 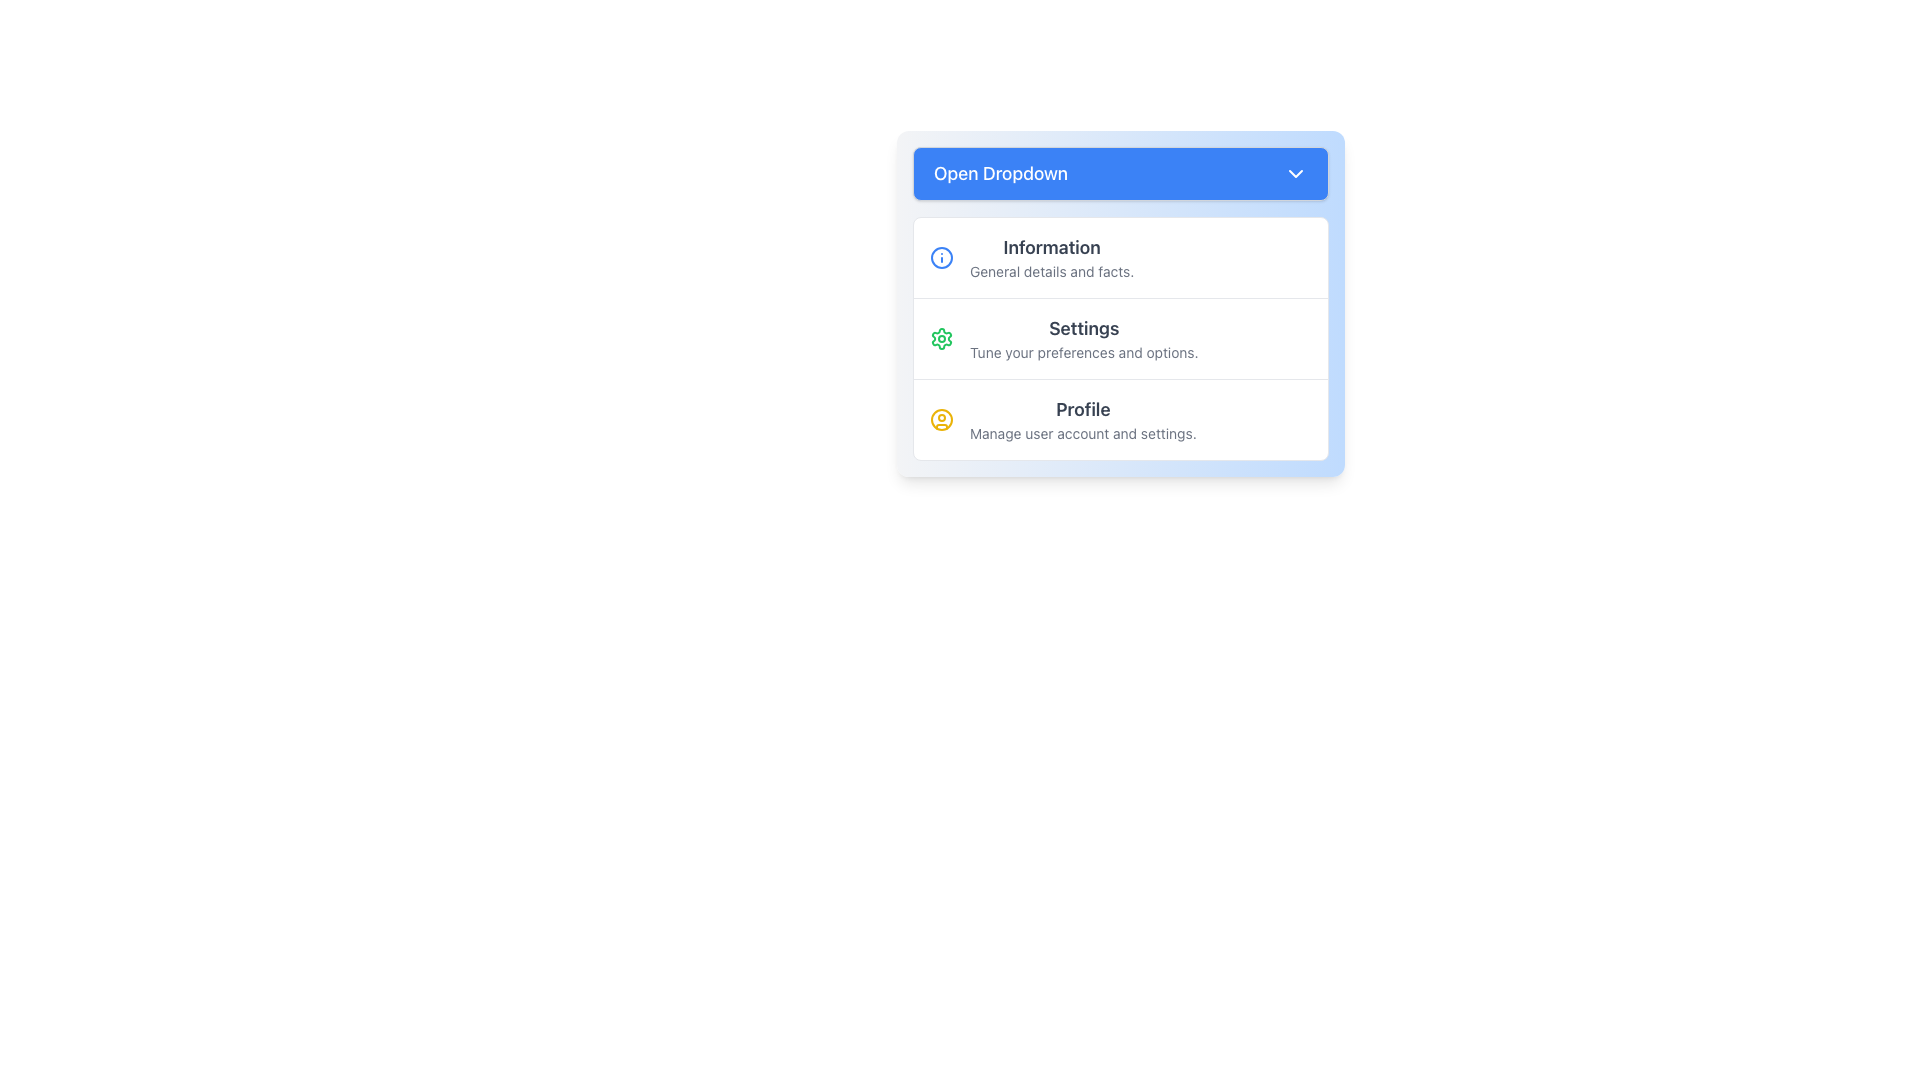 What do you see at coordinates (1051, 272) in the screenshot?
I see `the text label reading 'General details and facts.' which is located directly below the 'Information' header in the dropdown interface` at bounding box center [1051, 272].